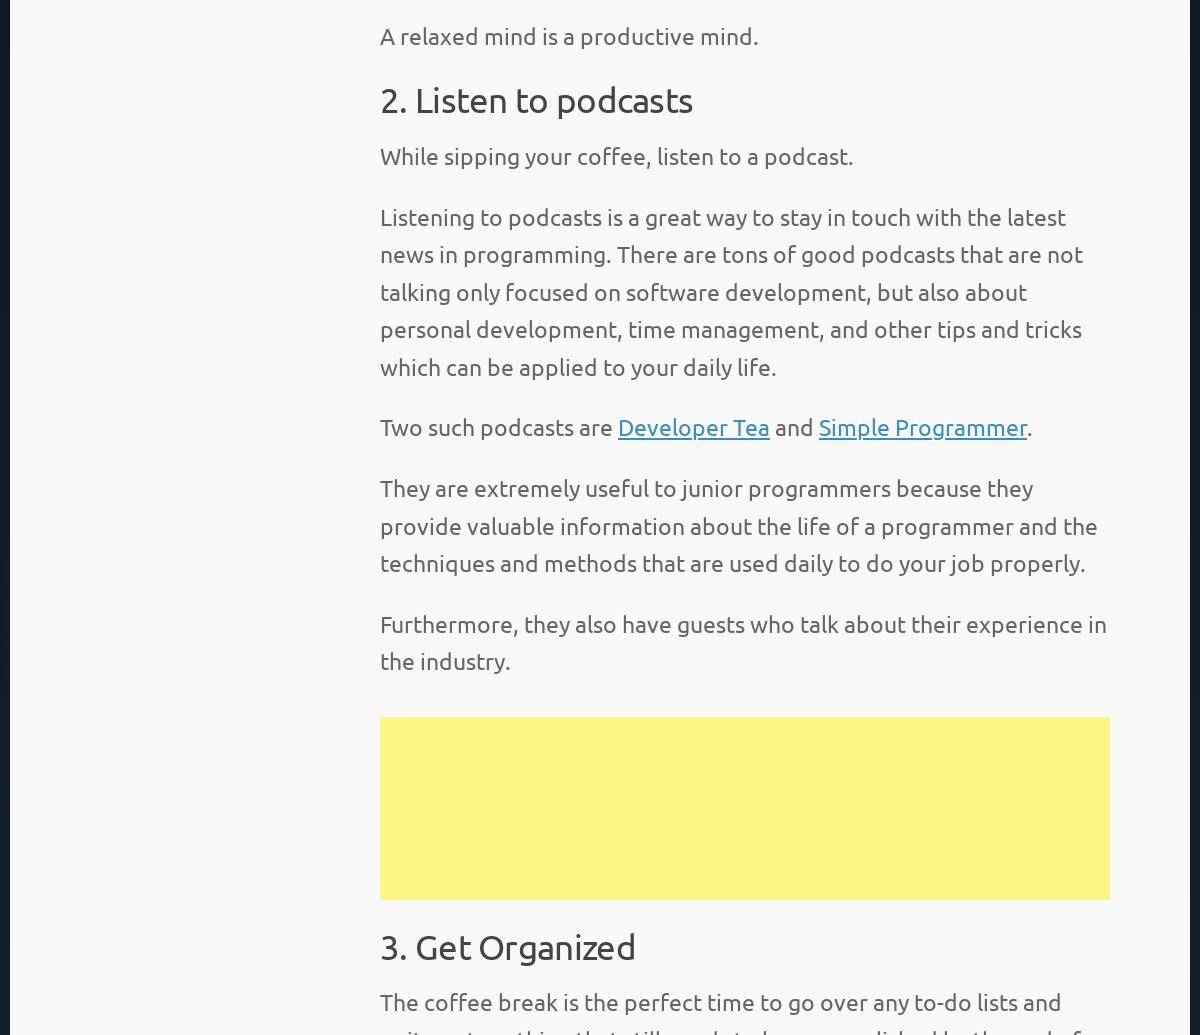 The image size is (1200, 1035). I want to click on 'They are extremely useful to junior programmers because they provide valuable information about the life of a programmer and the techniques and methods that are used daily to do your job properly.', so click(738, 523).